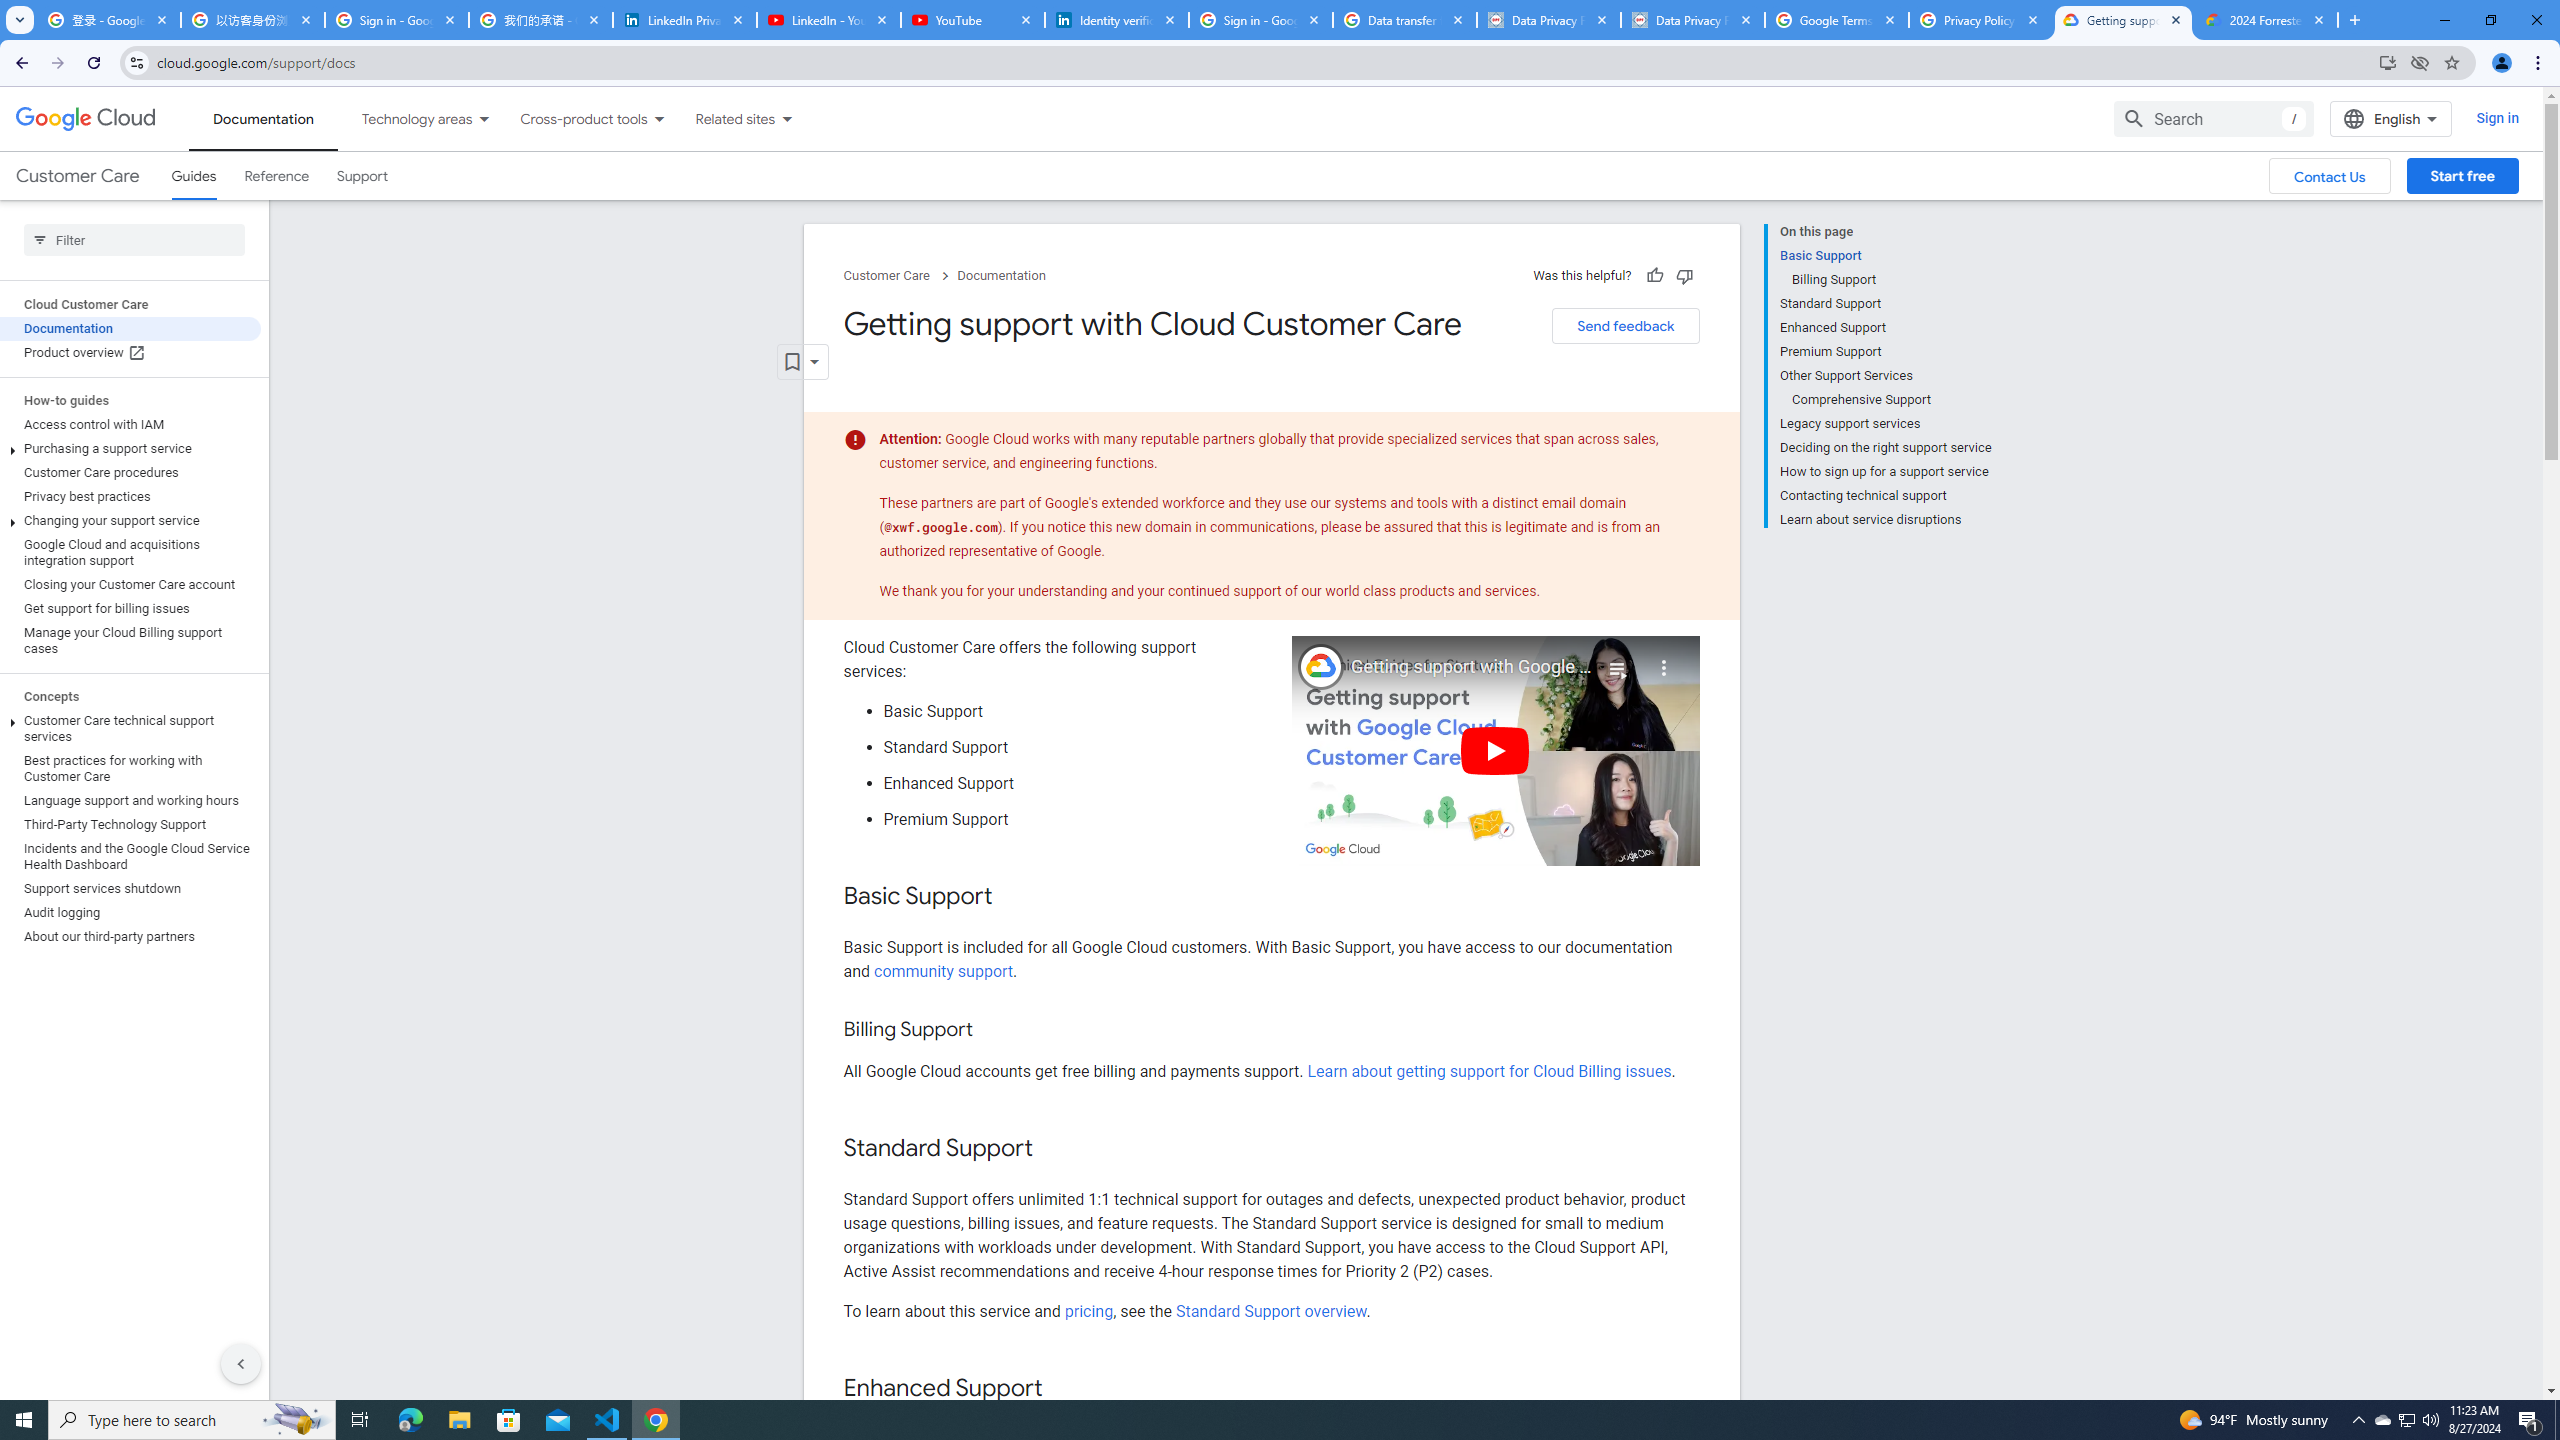 Image resolution: width=2560 pixels, height=1440 pixels. Describe the element at coordinates (192, 176) in the screenshot. I see `'Guides, selected'` at that location.